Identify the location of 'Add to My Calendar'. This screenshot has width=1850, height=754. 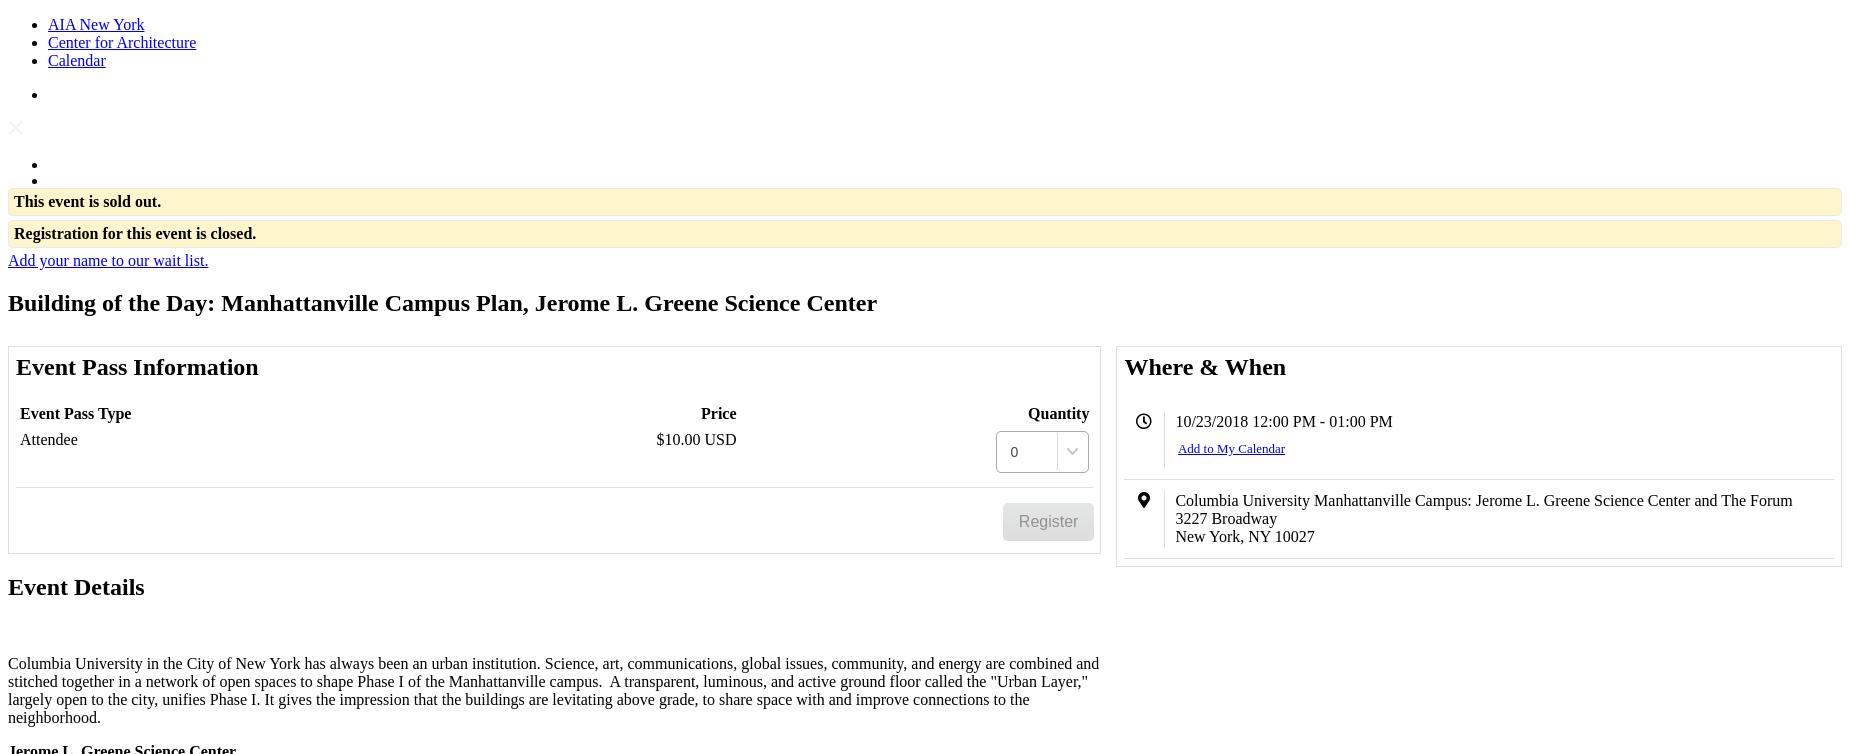
(1175, 447).